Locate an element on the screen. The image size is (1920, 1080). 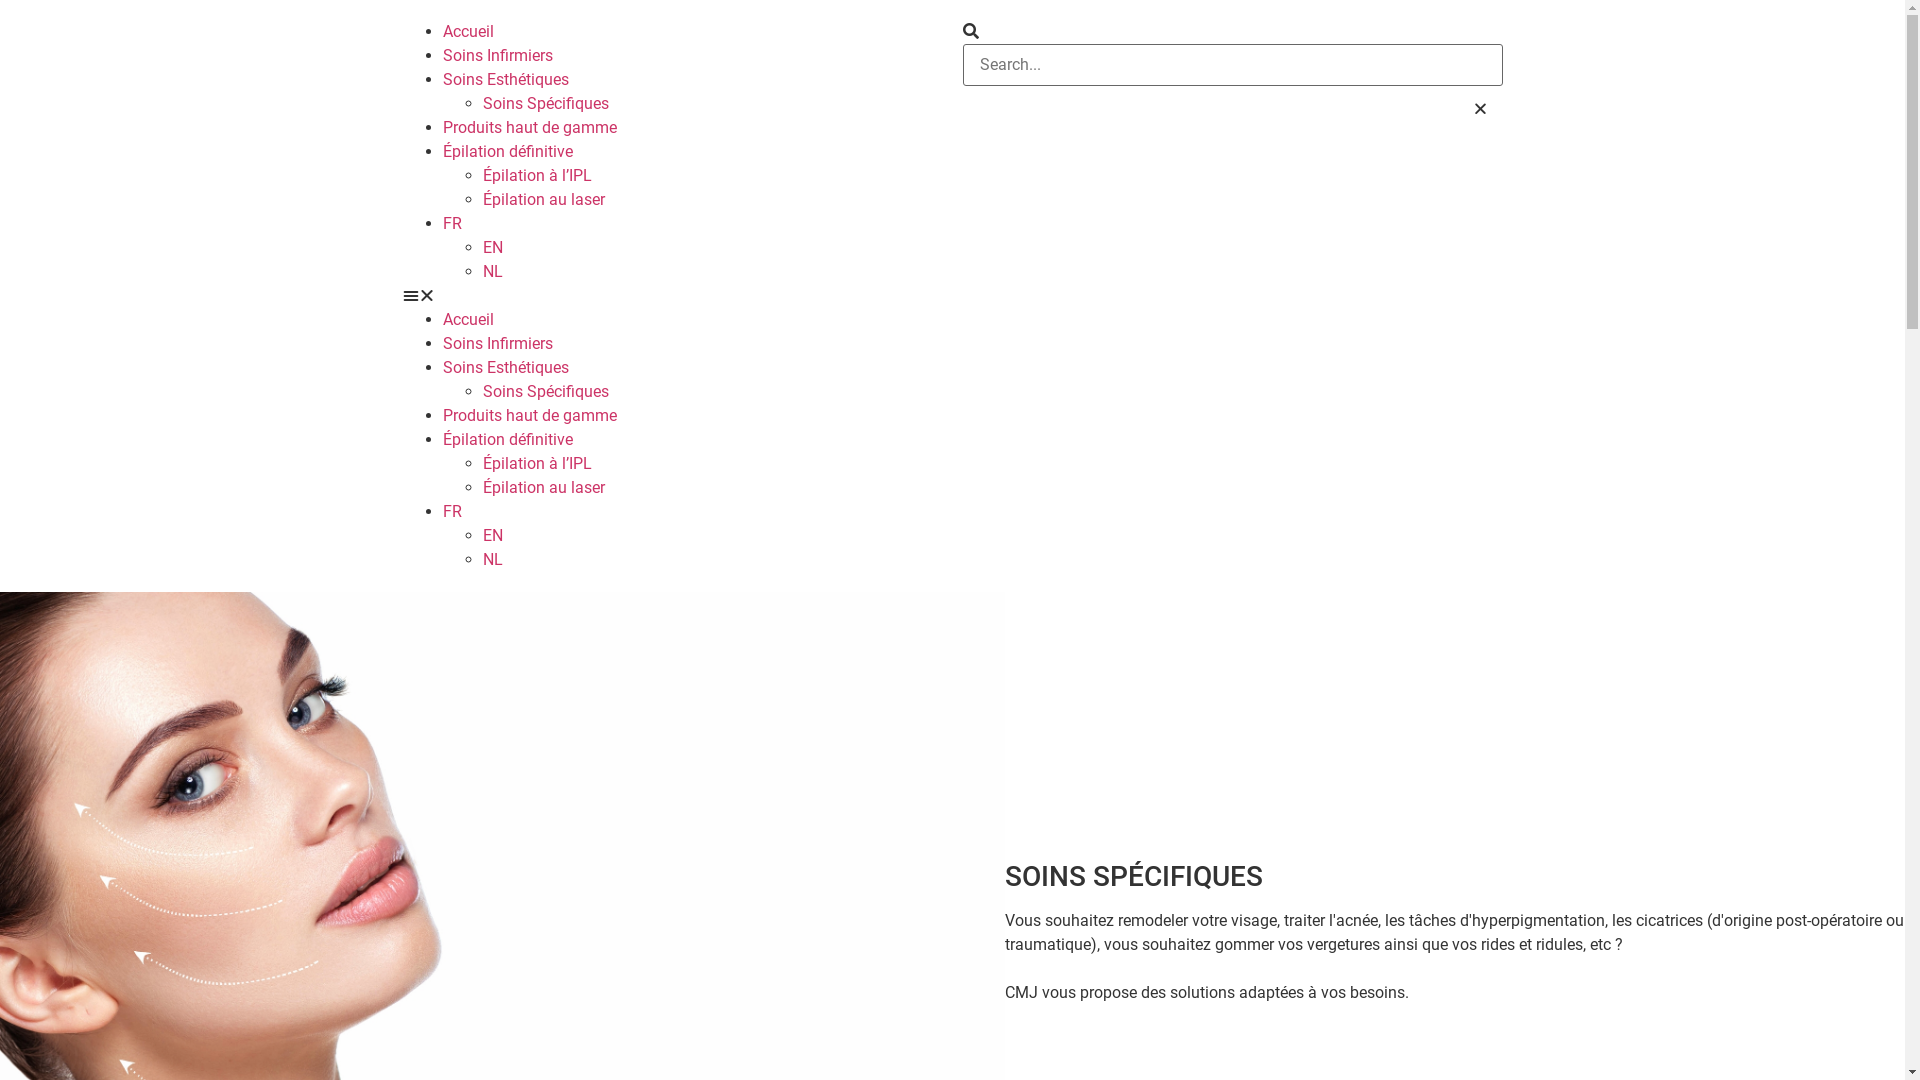
'NL' is located at coordinates (481, 271).